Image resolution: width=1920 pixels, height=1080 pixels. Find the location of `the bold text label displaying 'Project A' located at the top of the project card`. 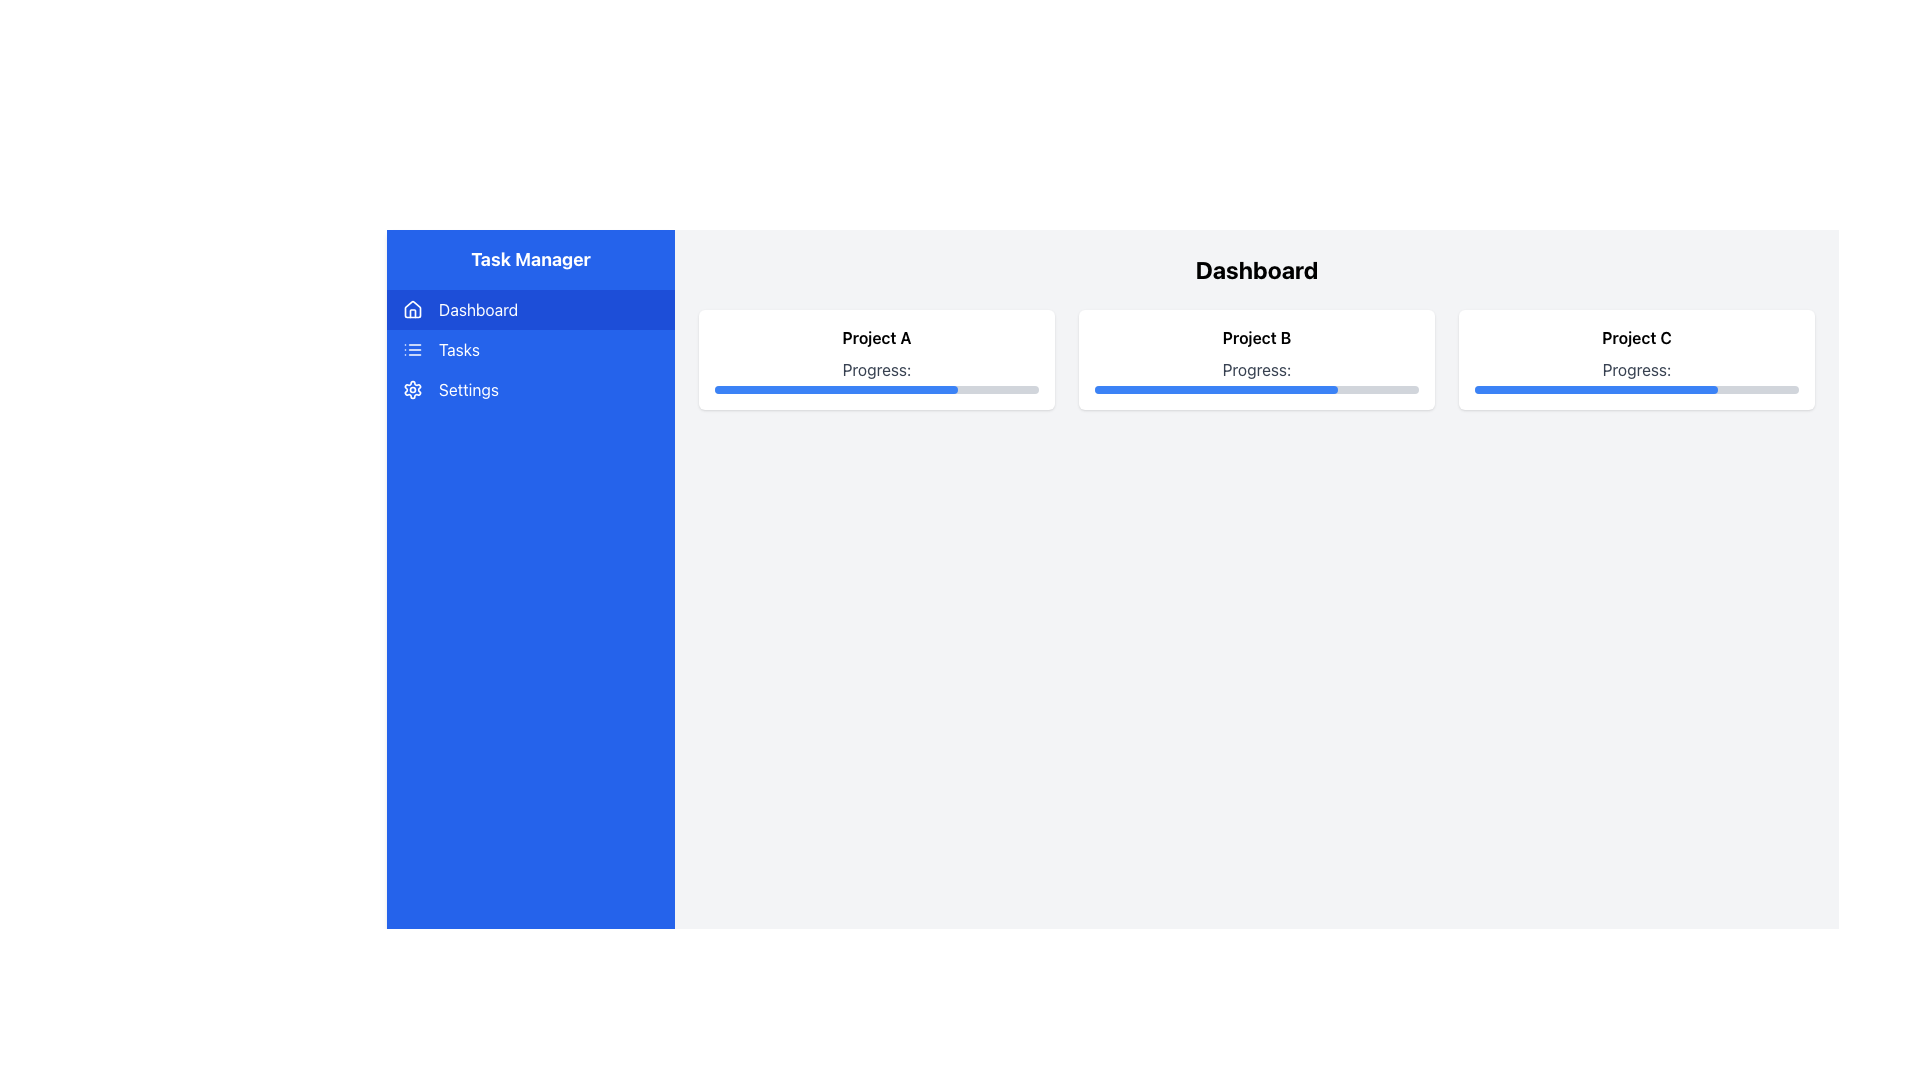

the bold text label displaying 'Project A' located at the top of the project card is located at coordinates (877, 337).